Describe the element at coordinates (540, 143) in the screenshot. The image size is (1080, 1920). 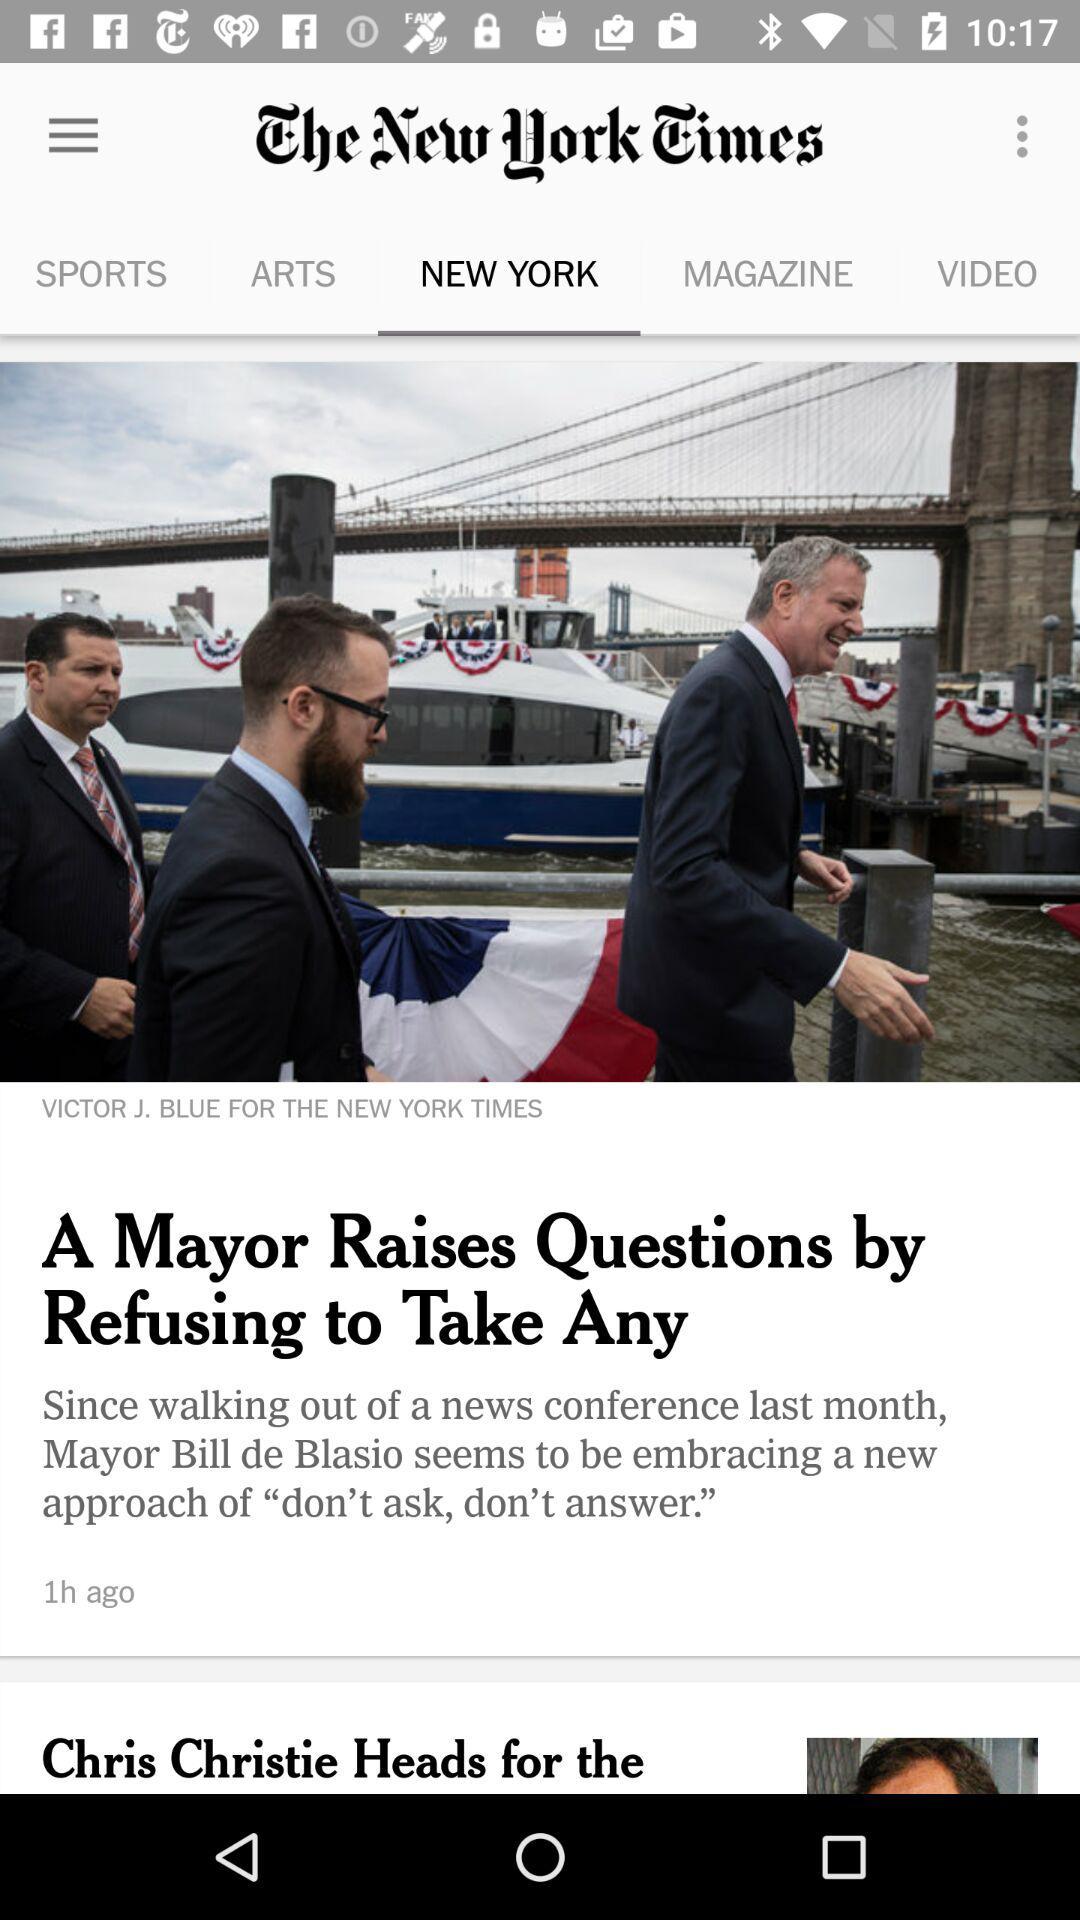
I see `text right to home button at top` at that location.